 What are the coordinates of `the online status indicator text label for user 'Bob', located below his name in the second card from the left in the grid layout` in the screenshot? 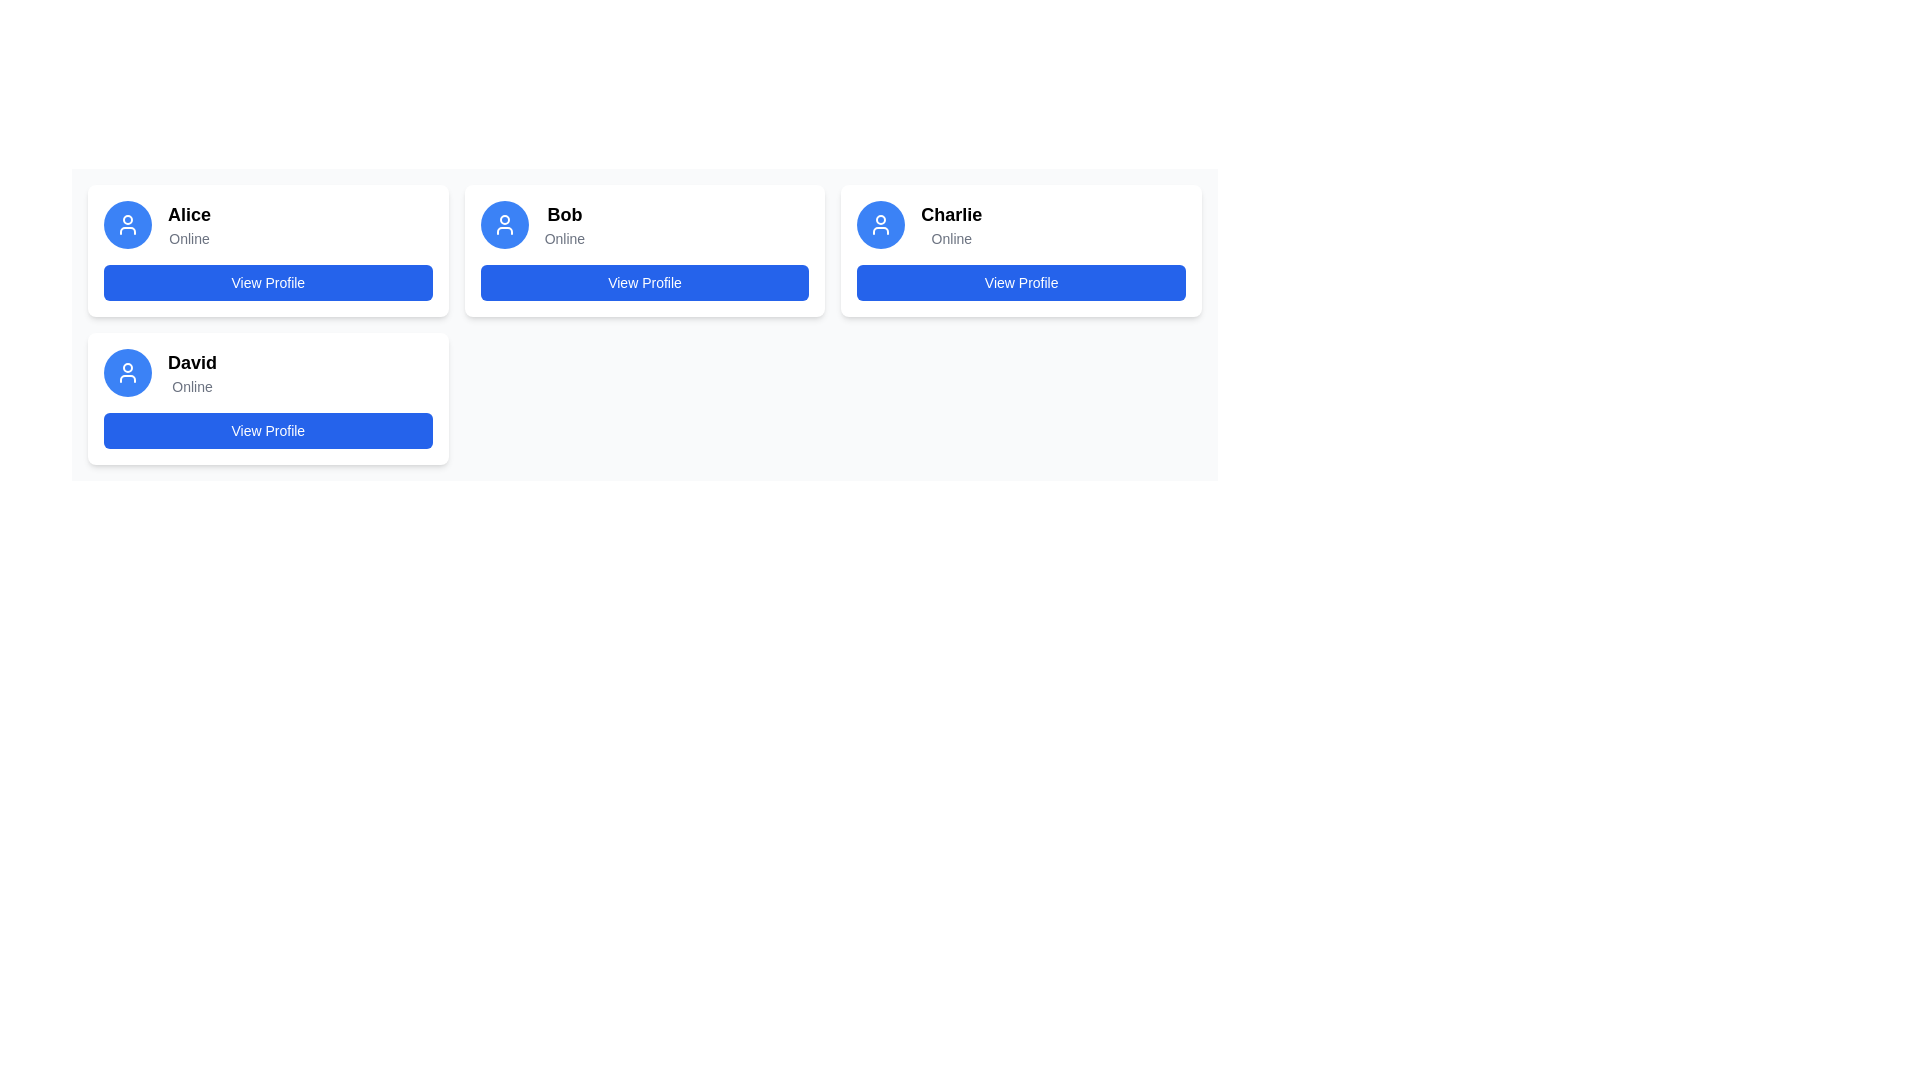 It's located at (563, 238).